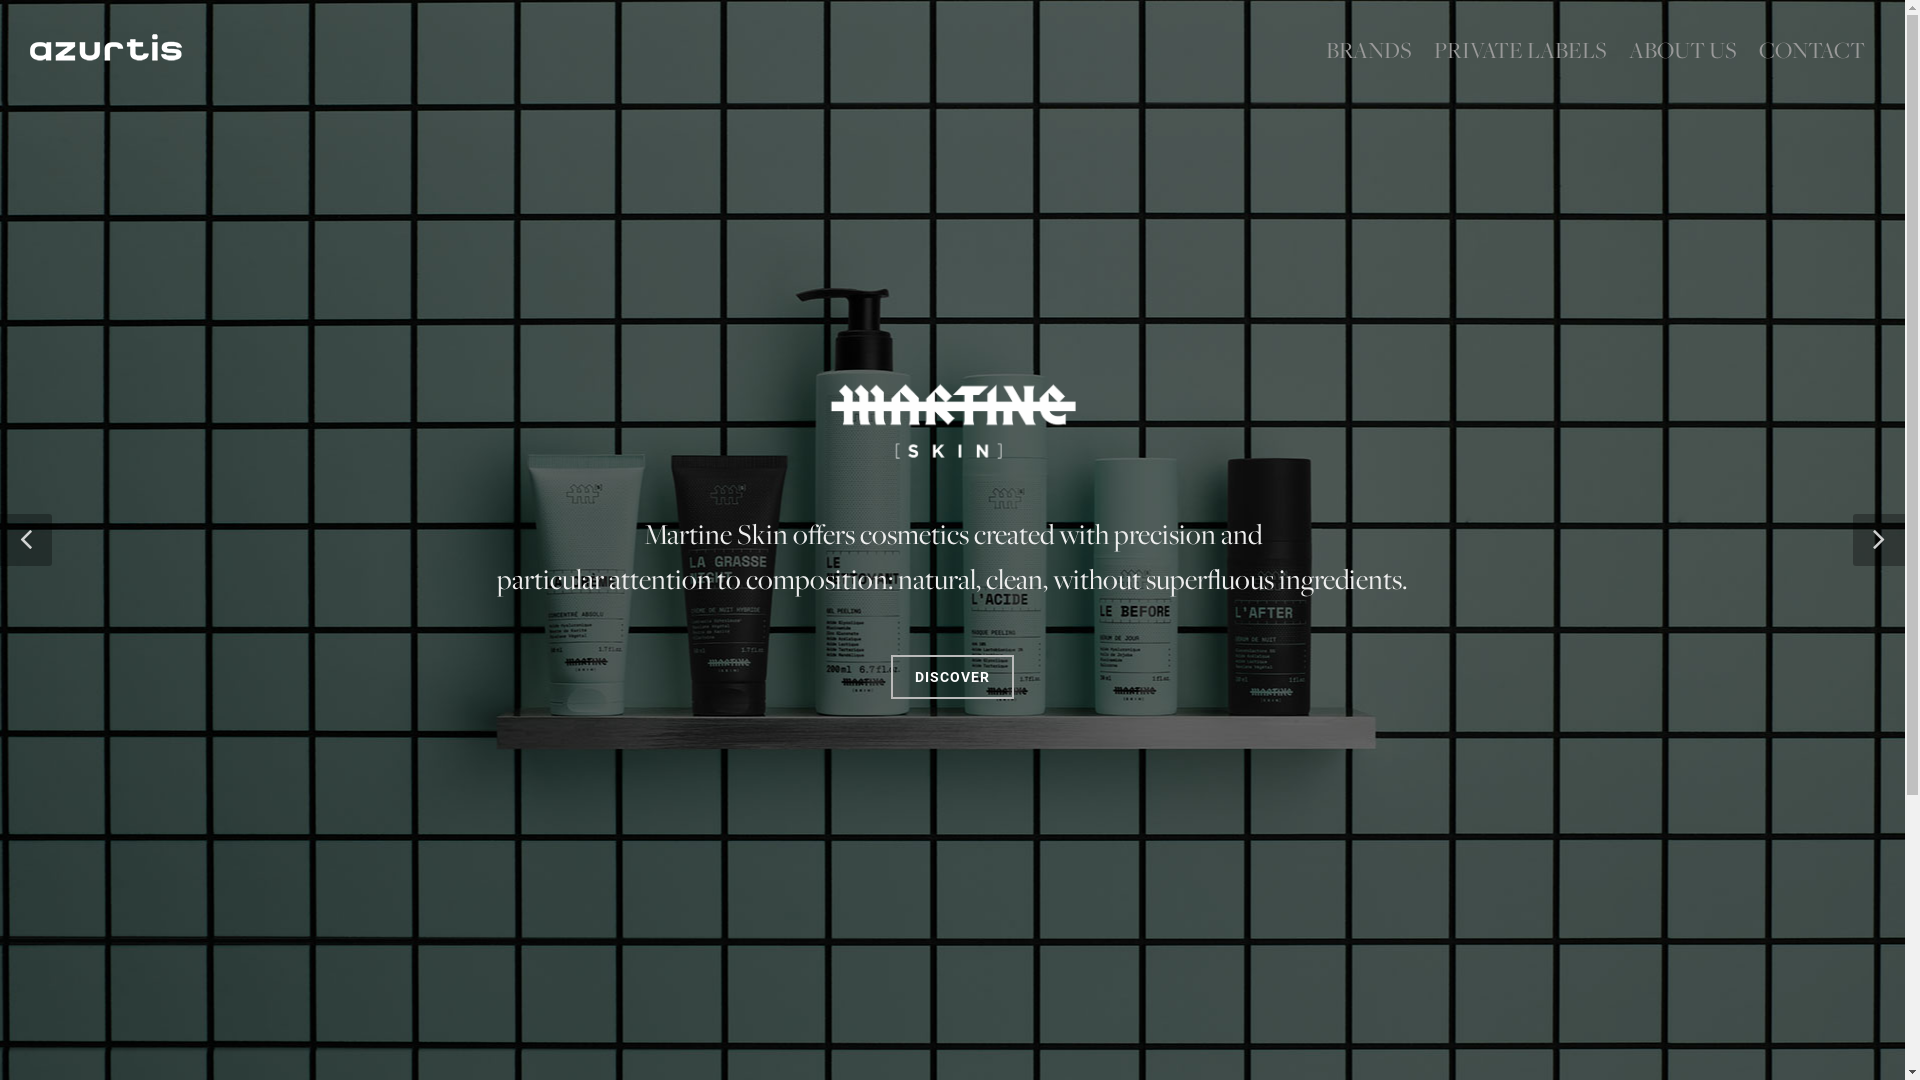  I want to click on 'CONTACT', so click(1811, 49).